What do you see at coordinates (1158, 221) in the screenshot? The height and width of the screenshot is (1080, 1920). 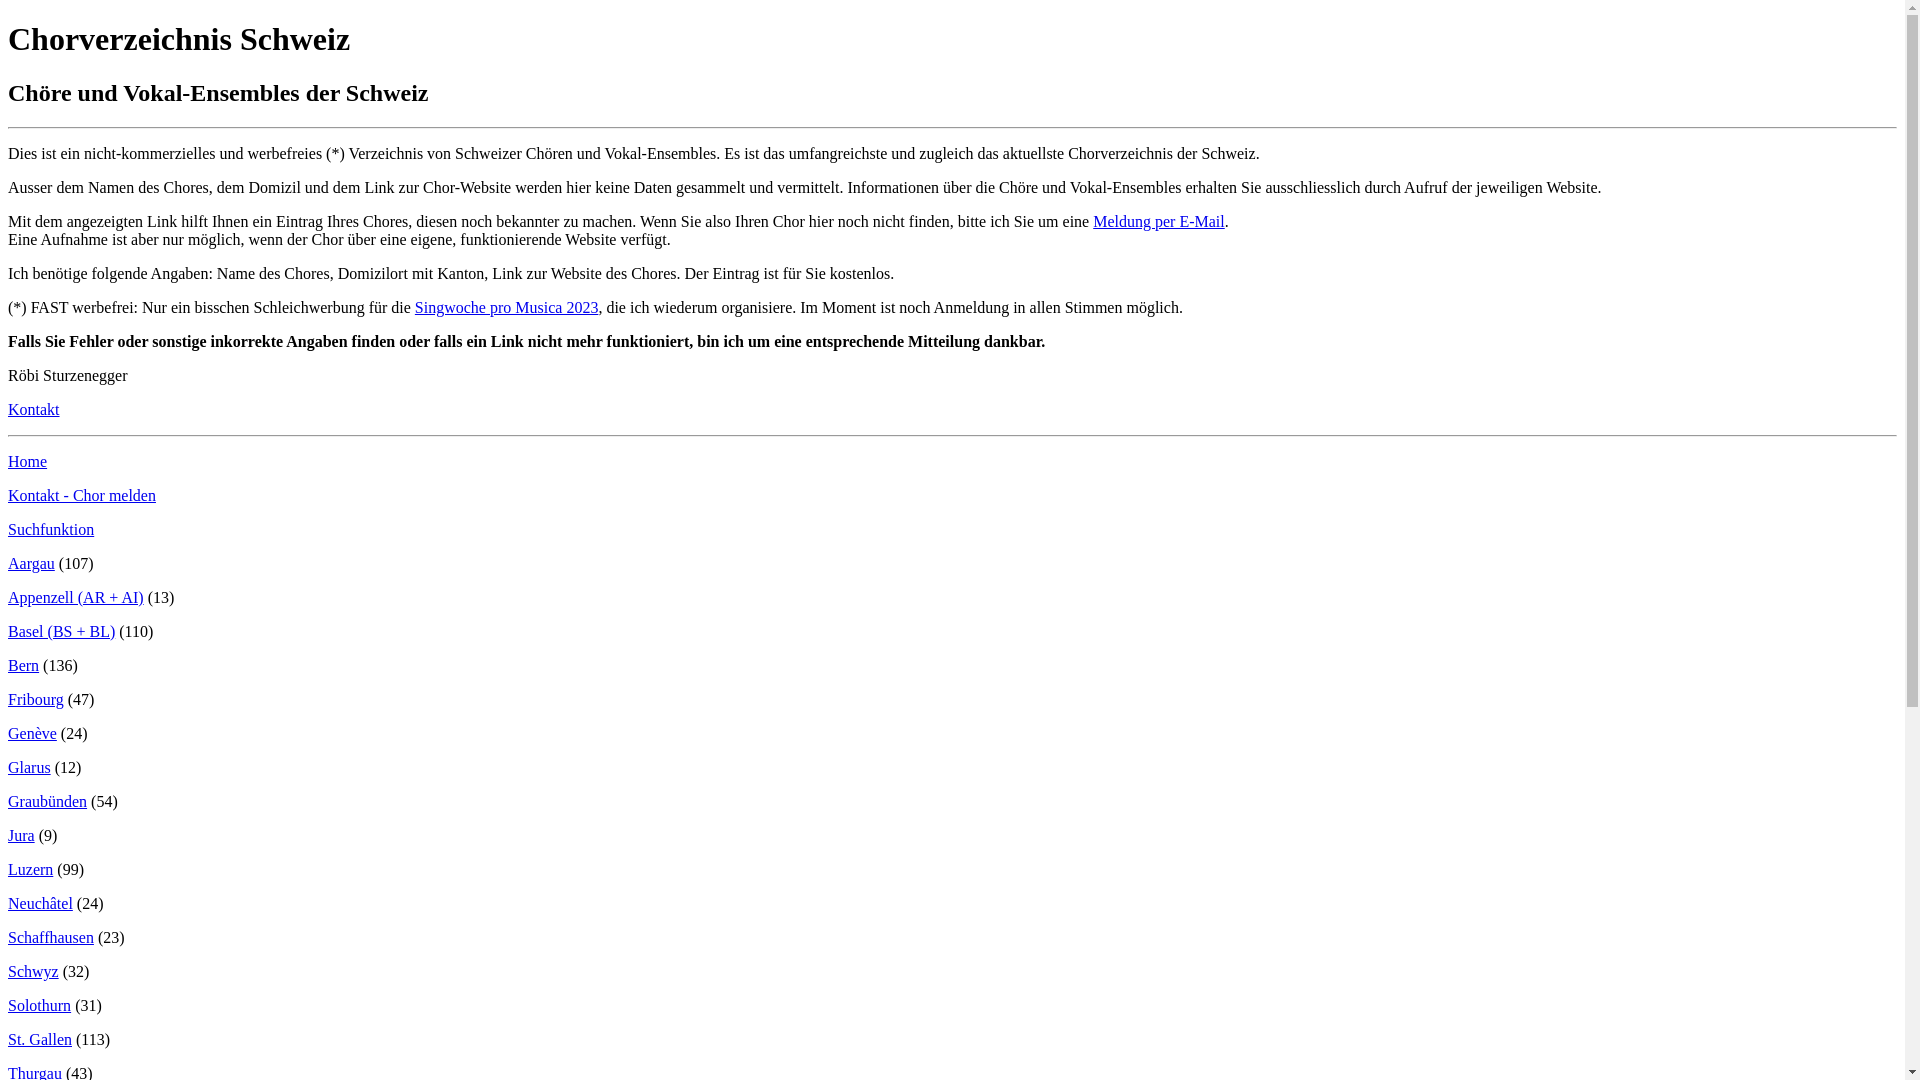 I see `'Meldung per E-Mail'` at bounding box center [1158, 221].